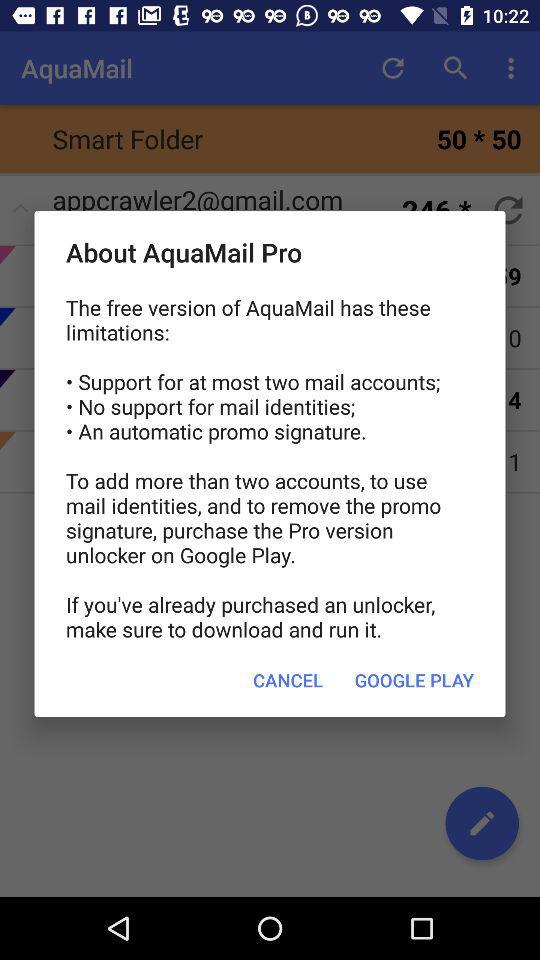 The image size is (540, 960). What do you see at coordinates (413, 680) in the screenshot?
I see `button to the right of the cancel` at bounding box center [413, 680].